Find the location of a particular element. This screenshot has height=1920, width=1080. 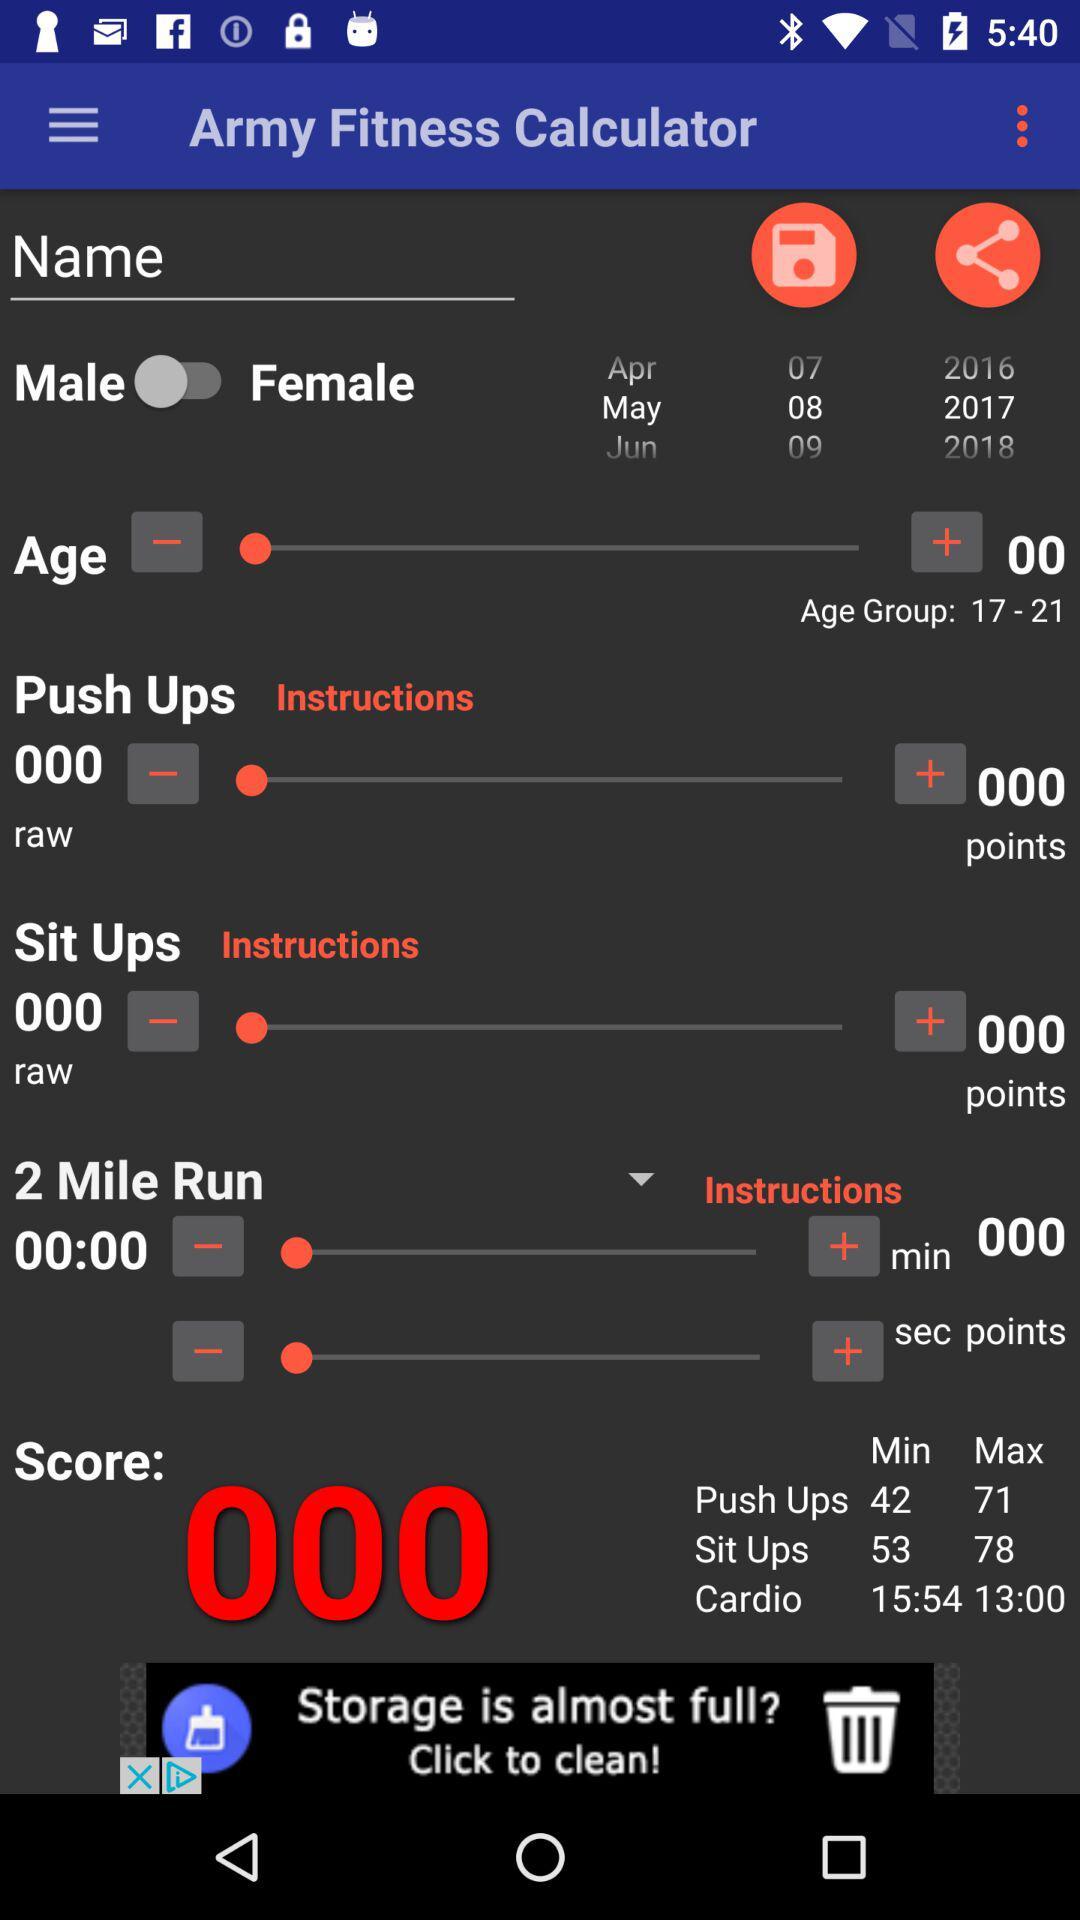

the minus icon is located at coordinates (165, 541).